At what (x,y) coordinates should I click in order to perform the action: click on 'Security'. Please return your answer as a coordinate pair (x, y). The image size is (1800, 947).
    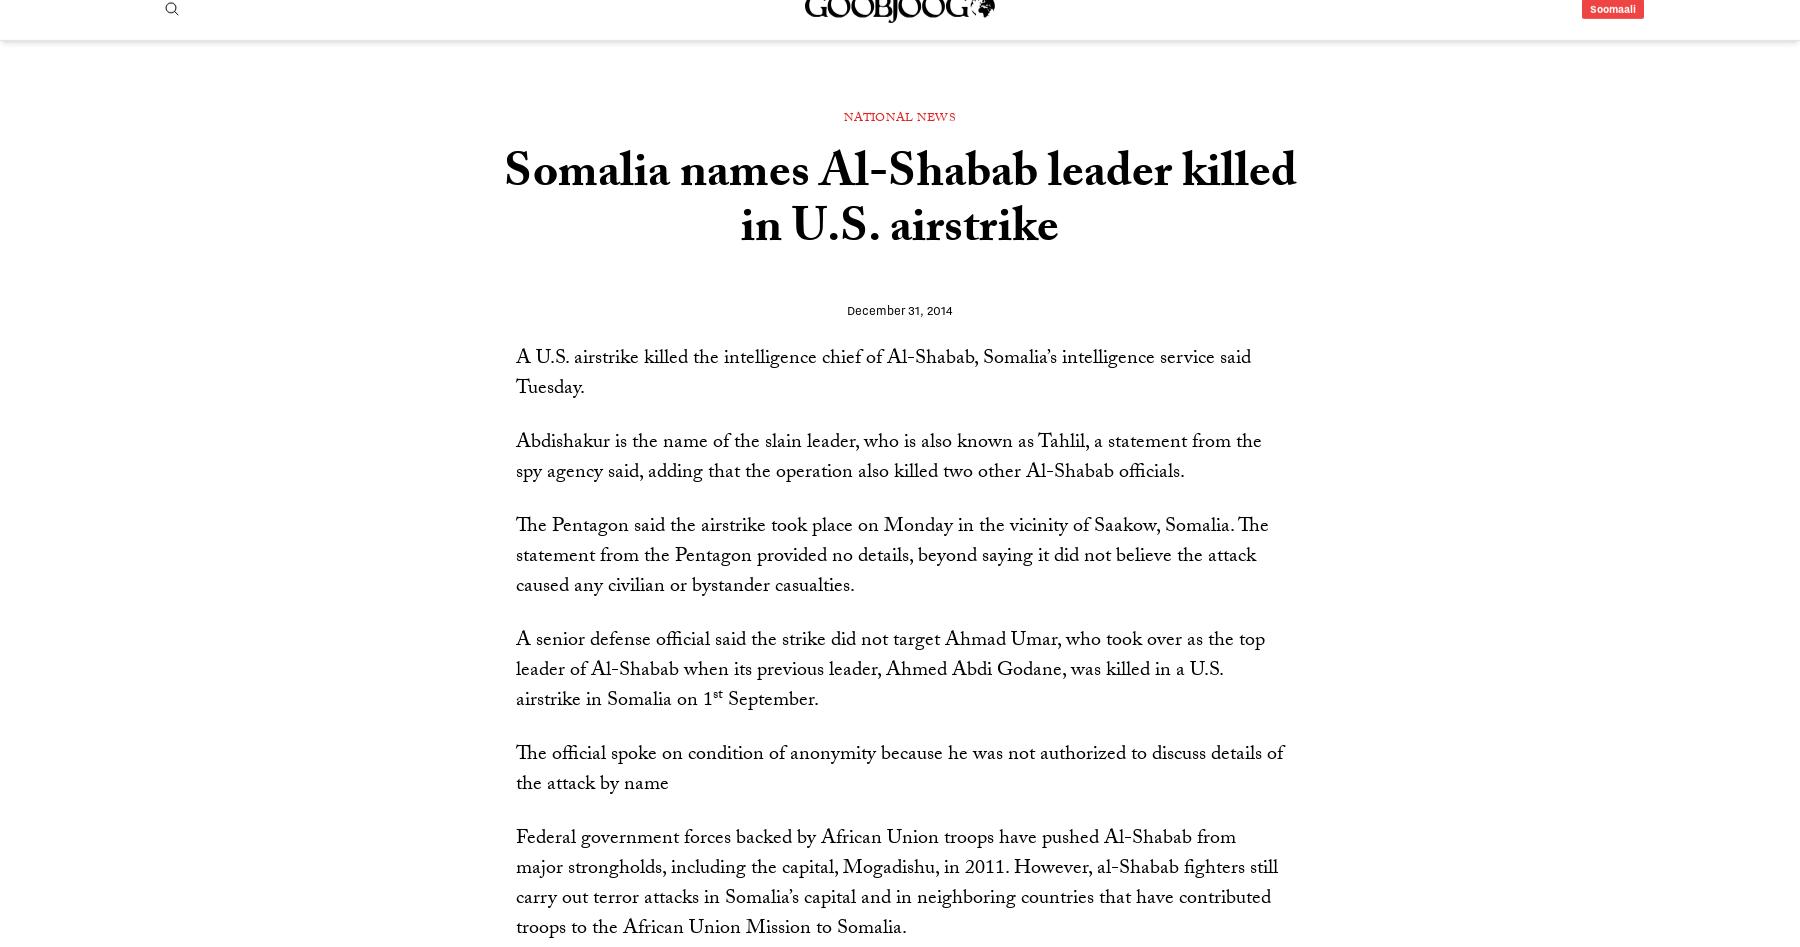
    Looking at the image, I should click on (1261, 92).